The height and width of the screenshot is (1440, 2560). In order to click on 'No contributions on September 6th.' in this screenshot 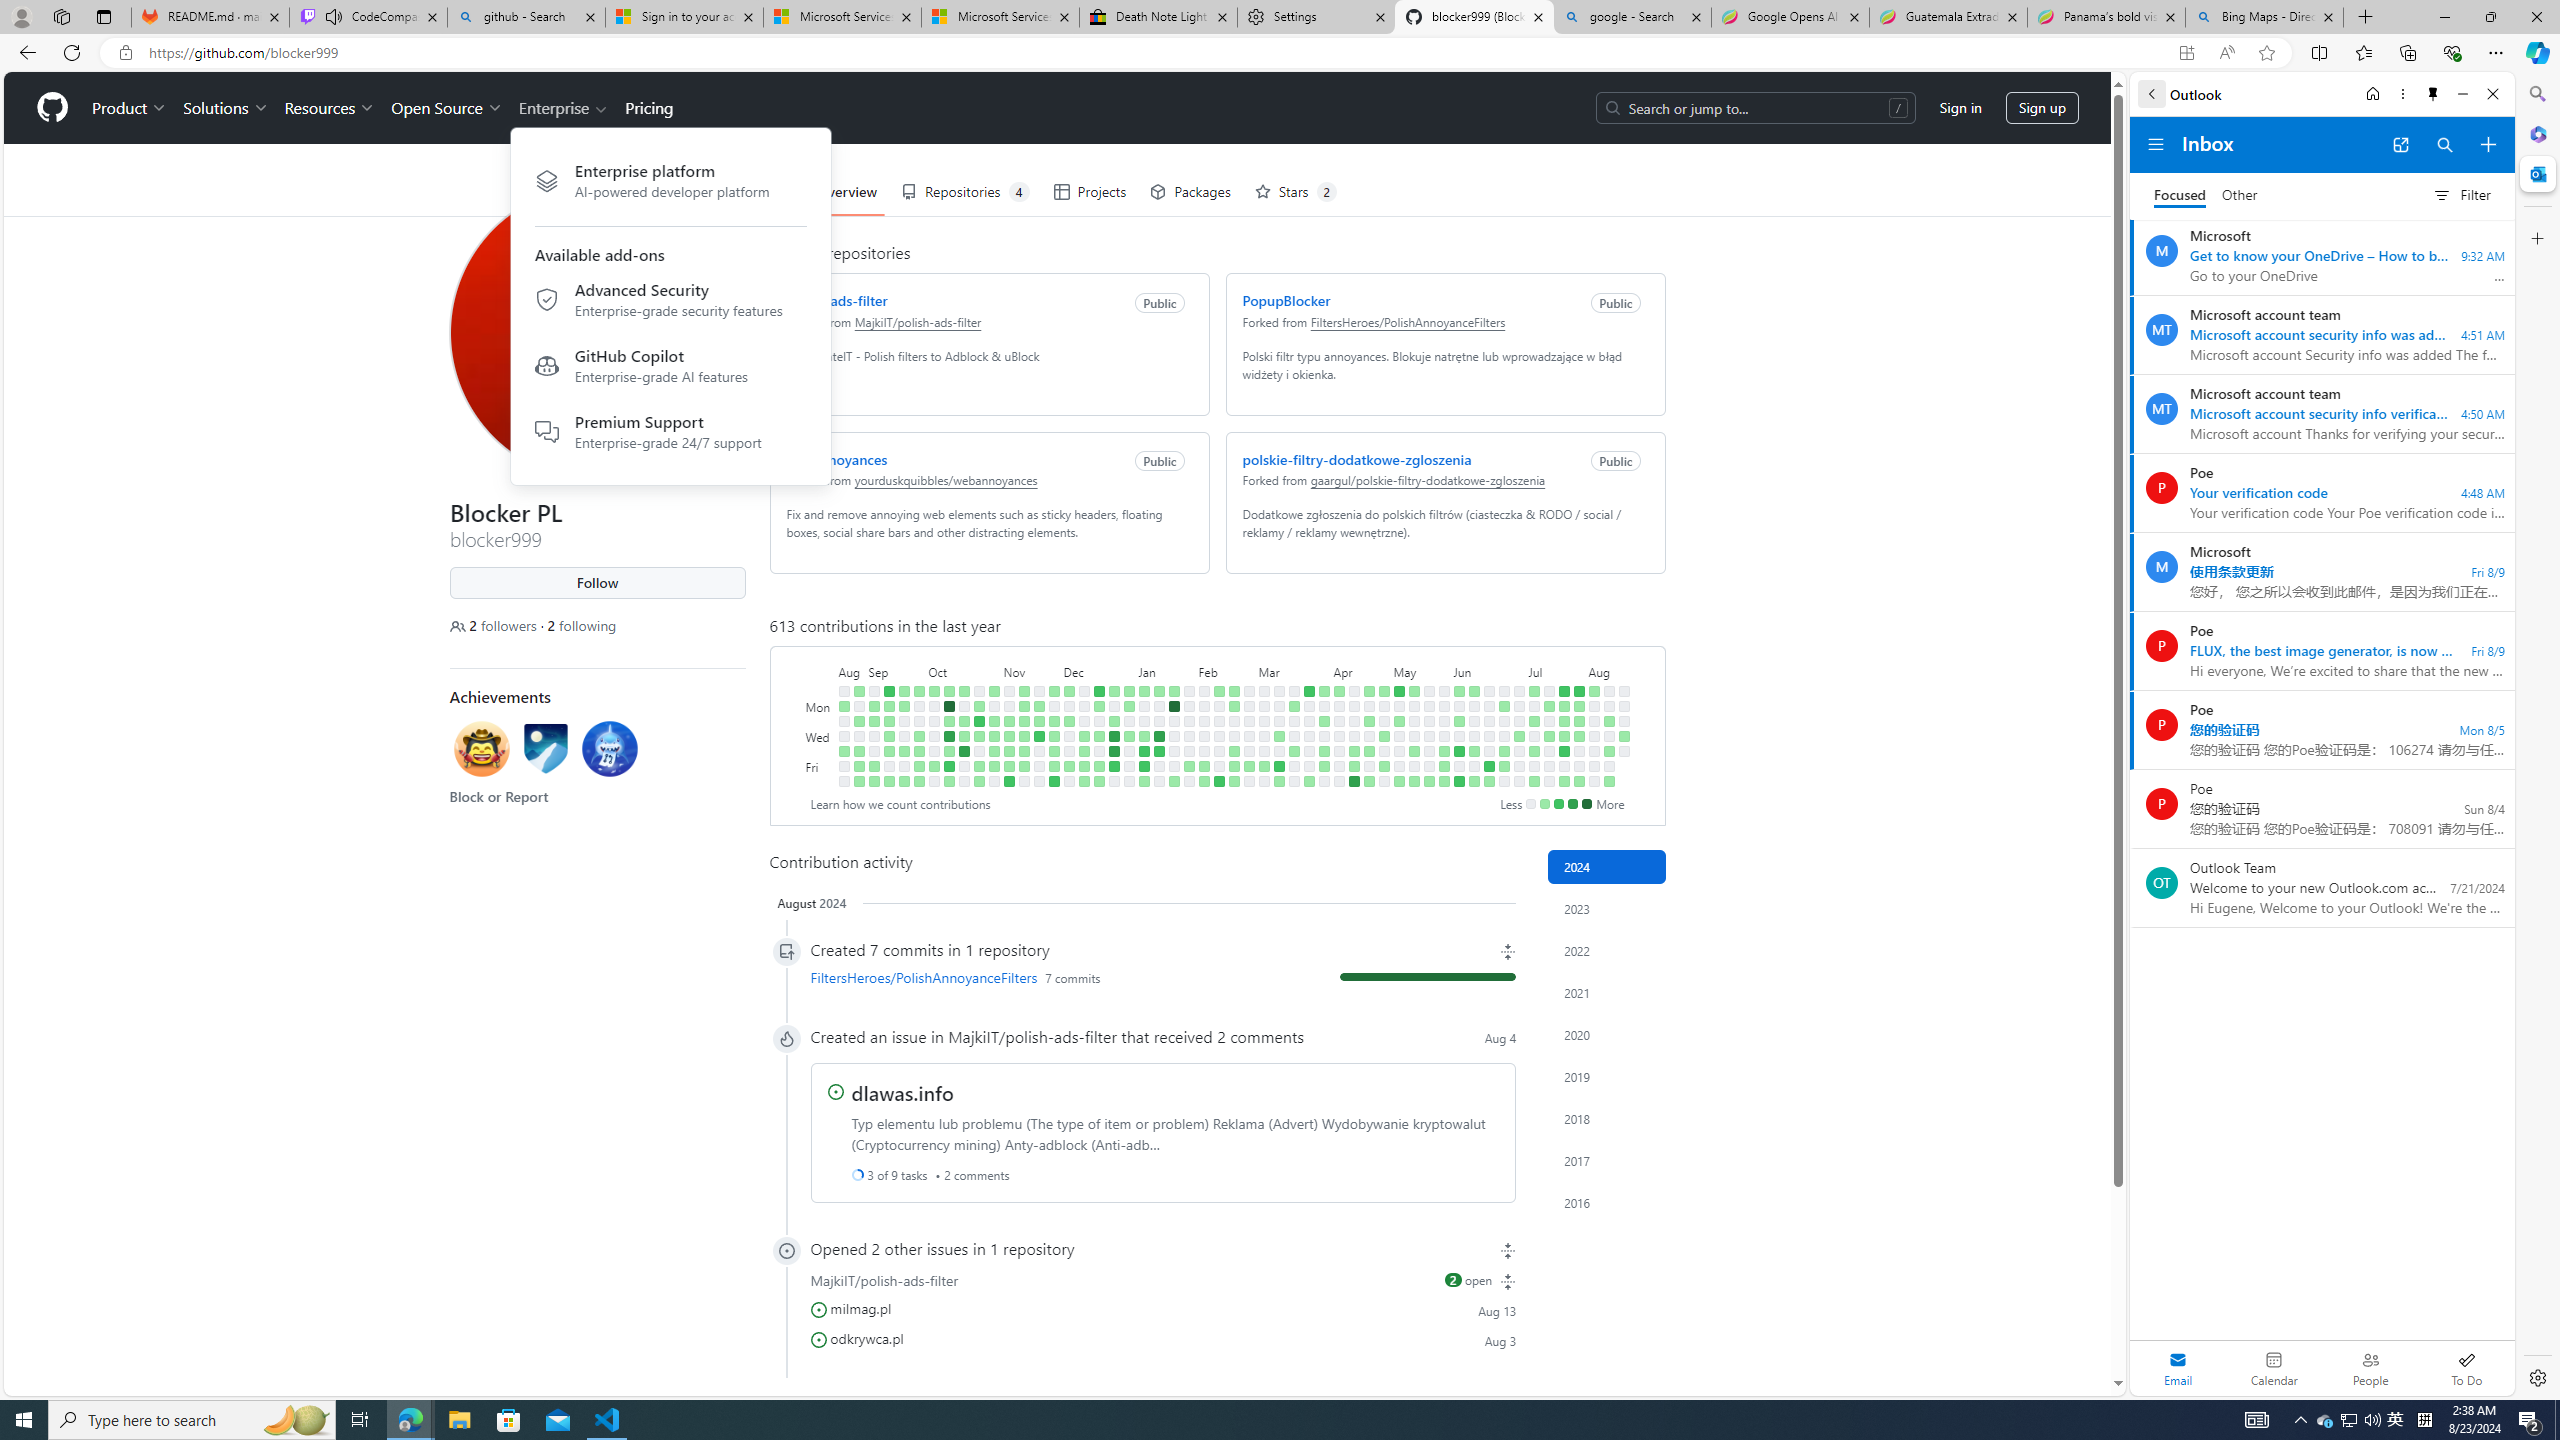, I will do `click(873, 735)`.